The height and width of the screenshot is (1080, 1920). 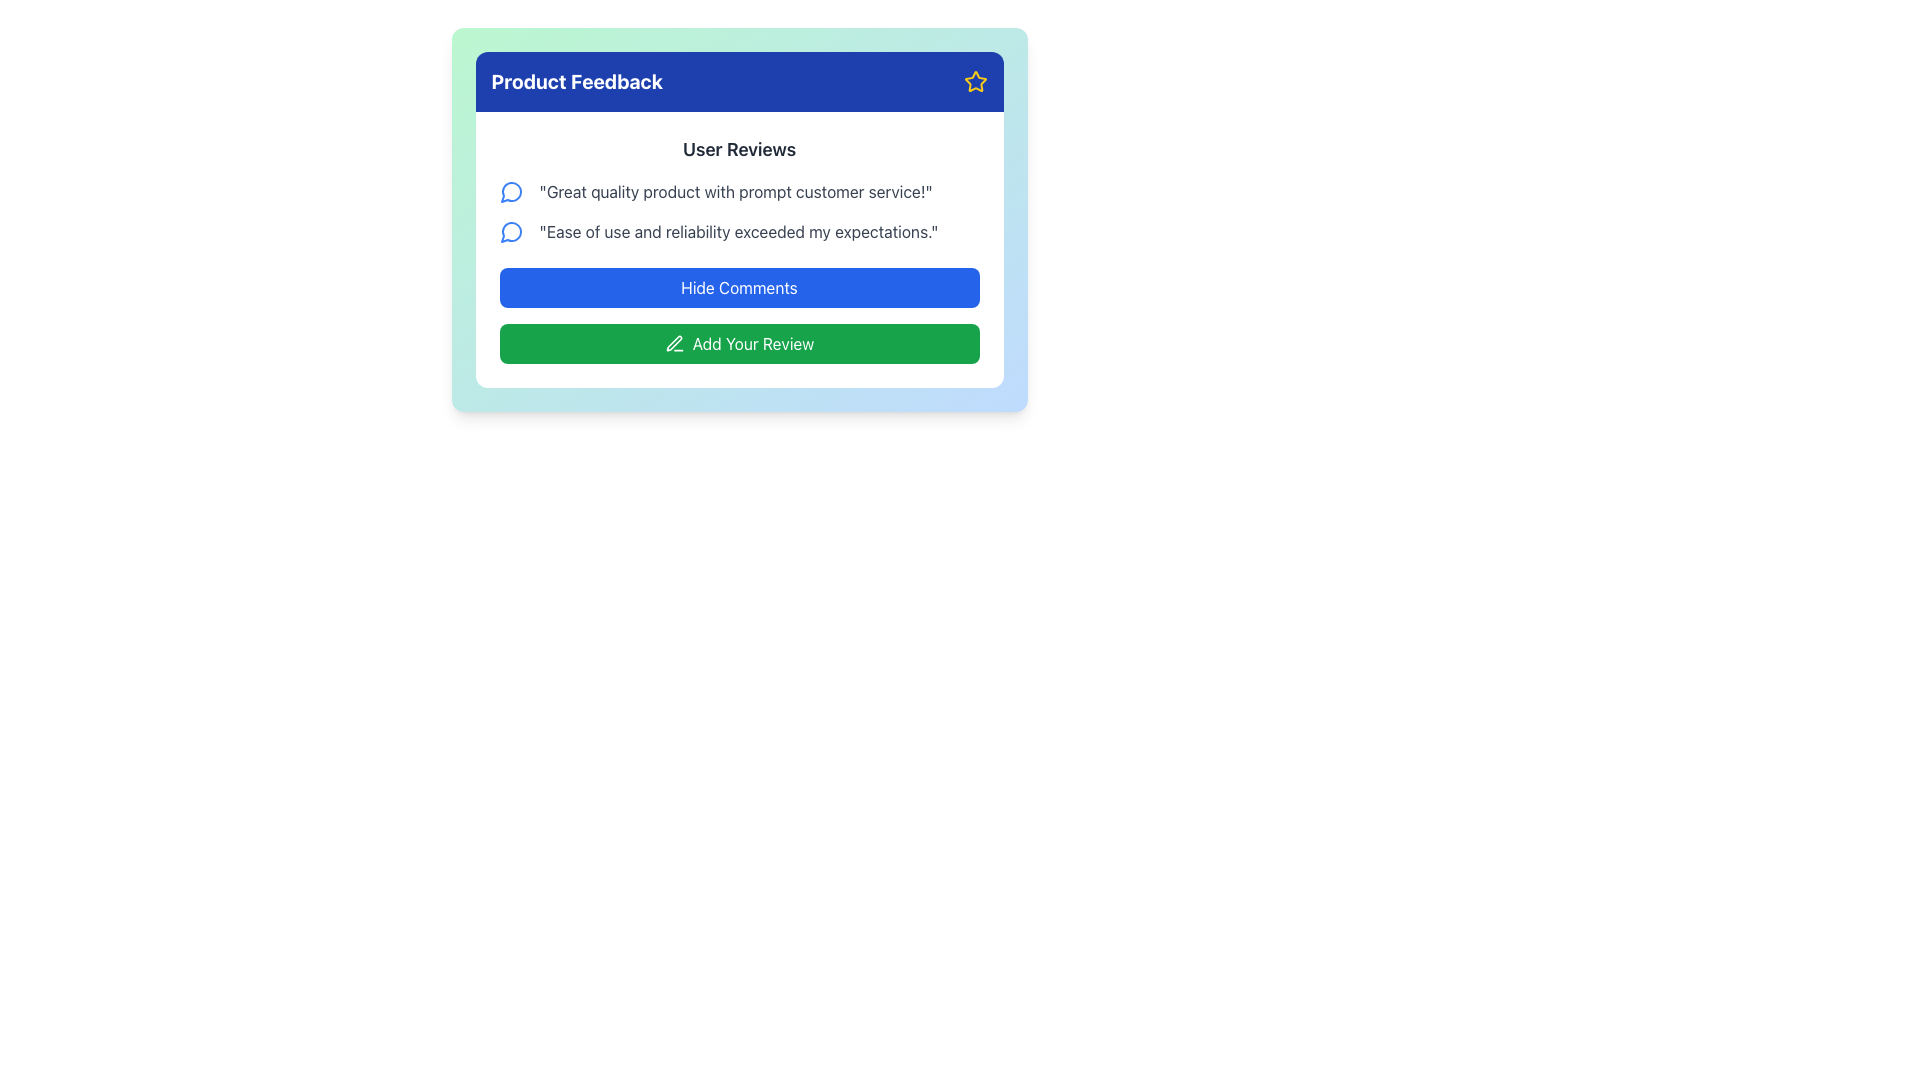 What do you see at coordinates (738, 342) in the screenshot?
I see `the 'Add Review' button located at the bottom of the reviews card, directly below the 'Hide Comments' button to initiate the review addition process` at bounding box center [738, 342].